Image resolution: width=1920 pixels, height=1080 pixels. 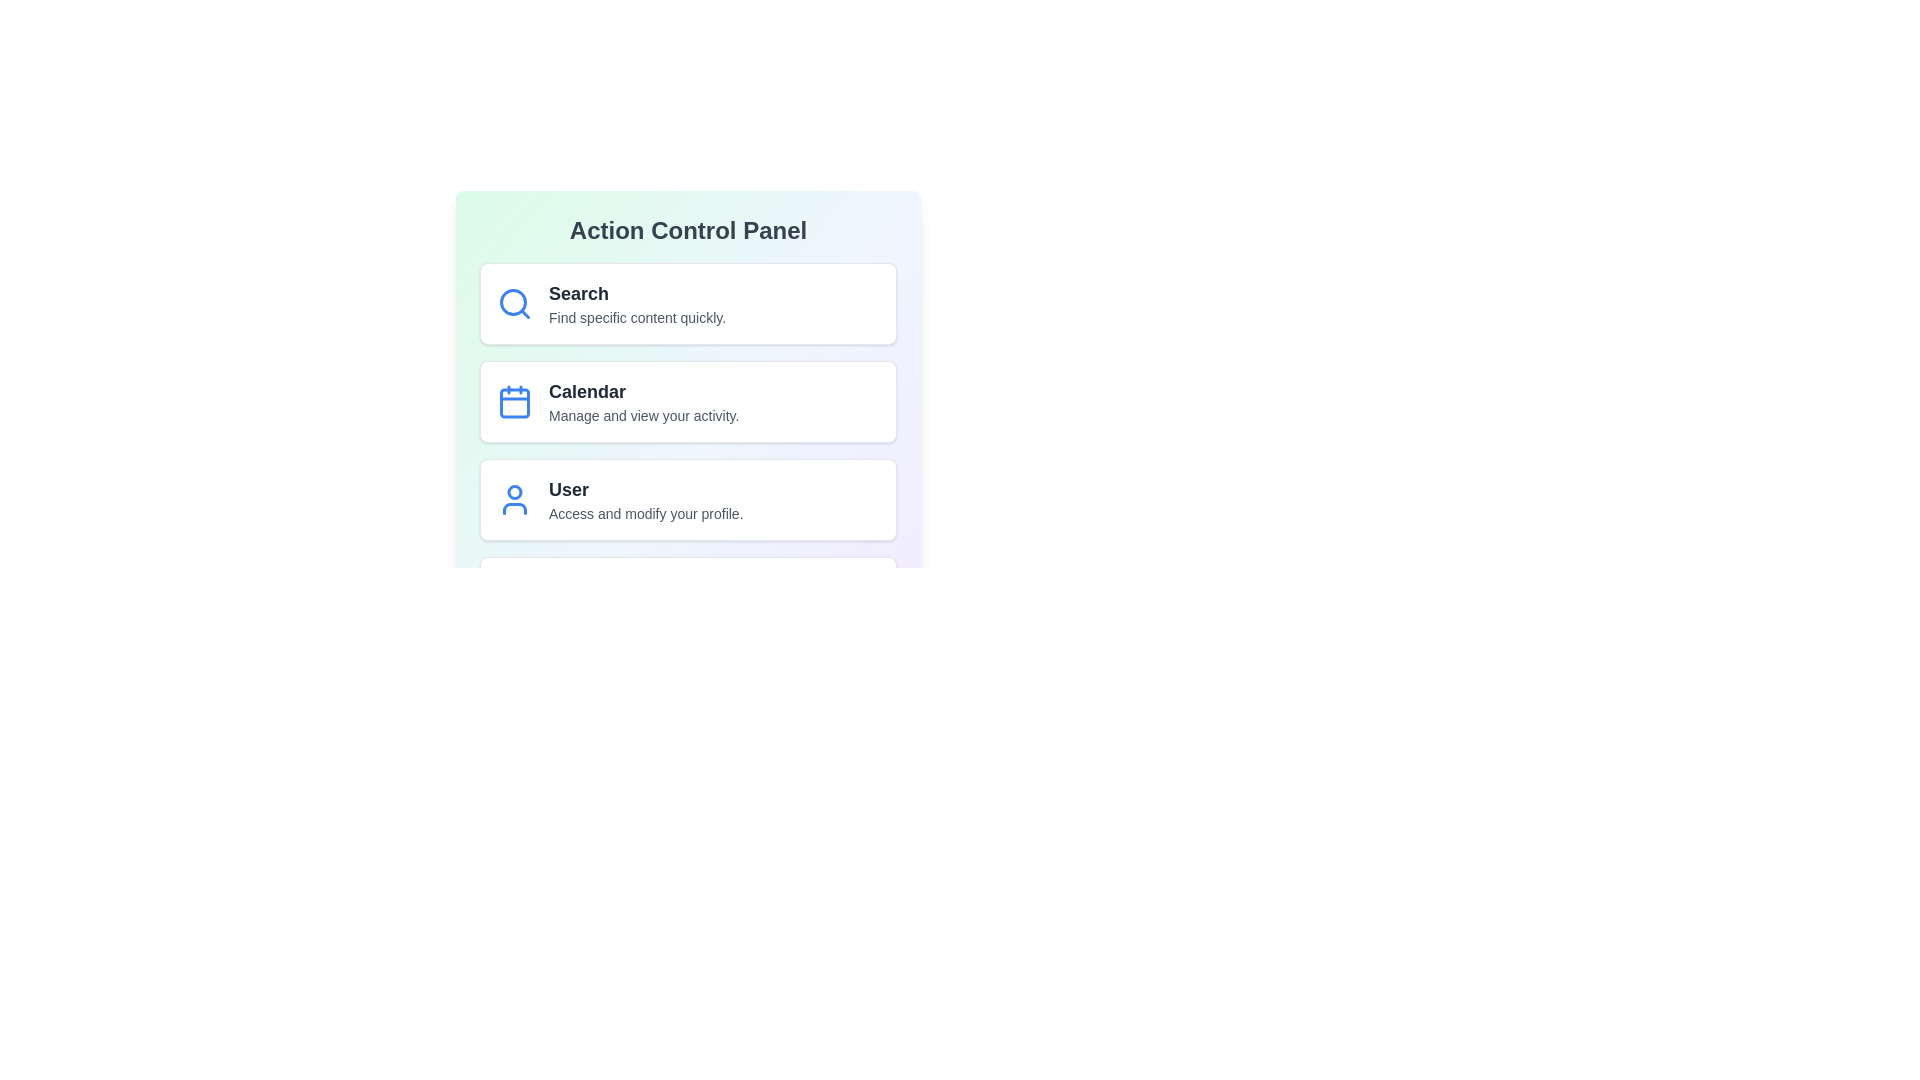 I want to click on the structural element within the calendar icon located in the second row of options under the 'Action Control Panel', so click(x=514, y=403).